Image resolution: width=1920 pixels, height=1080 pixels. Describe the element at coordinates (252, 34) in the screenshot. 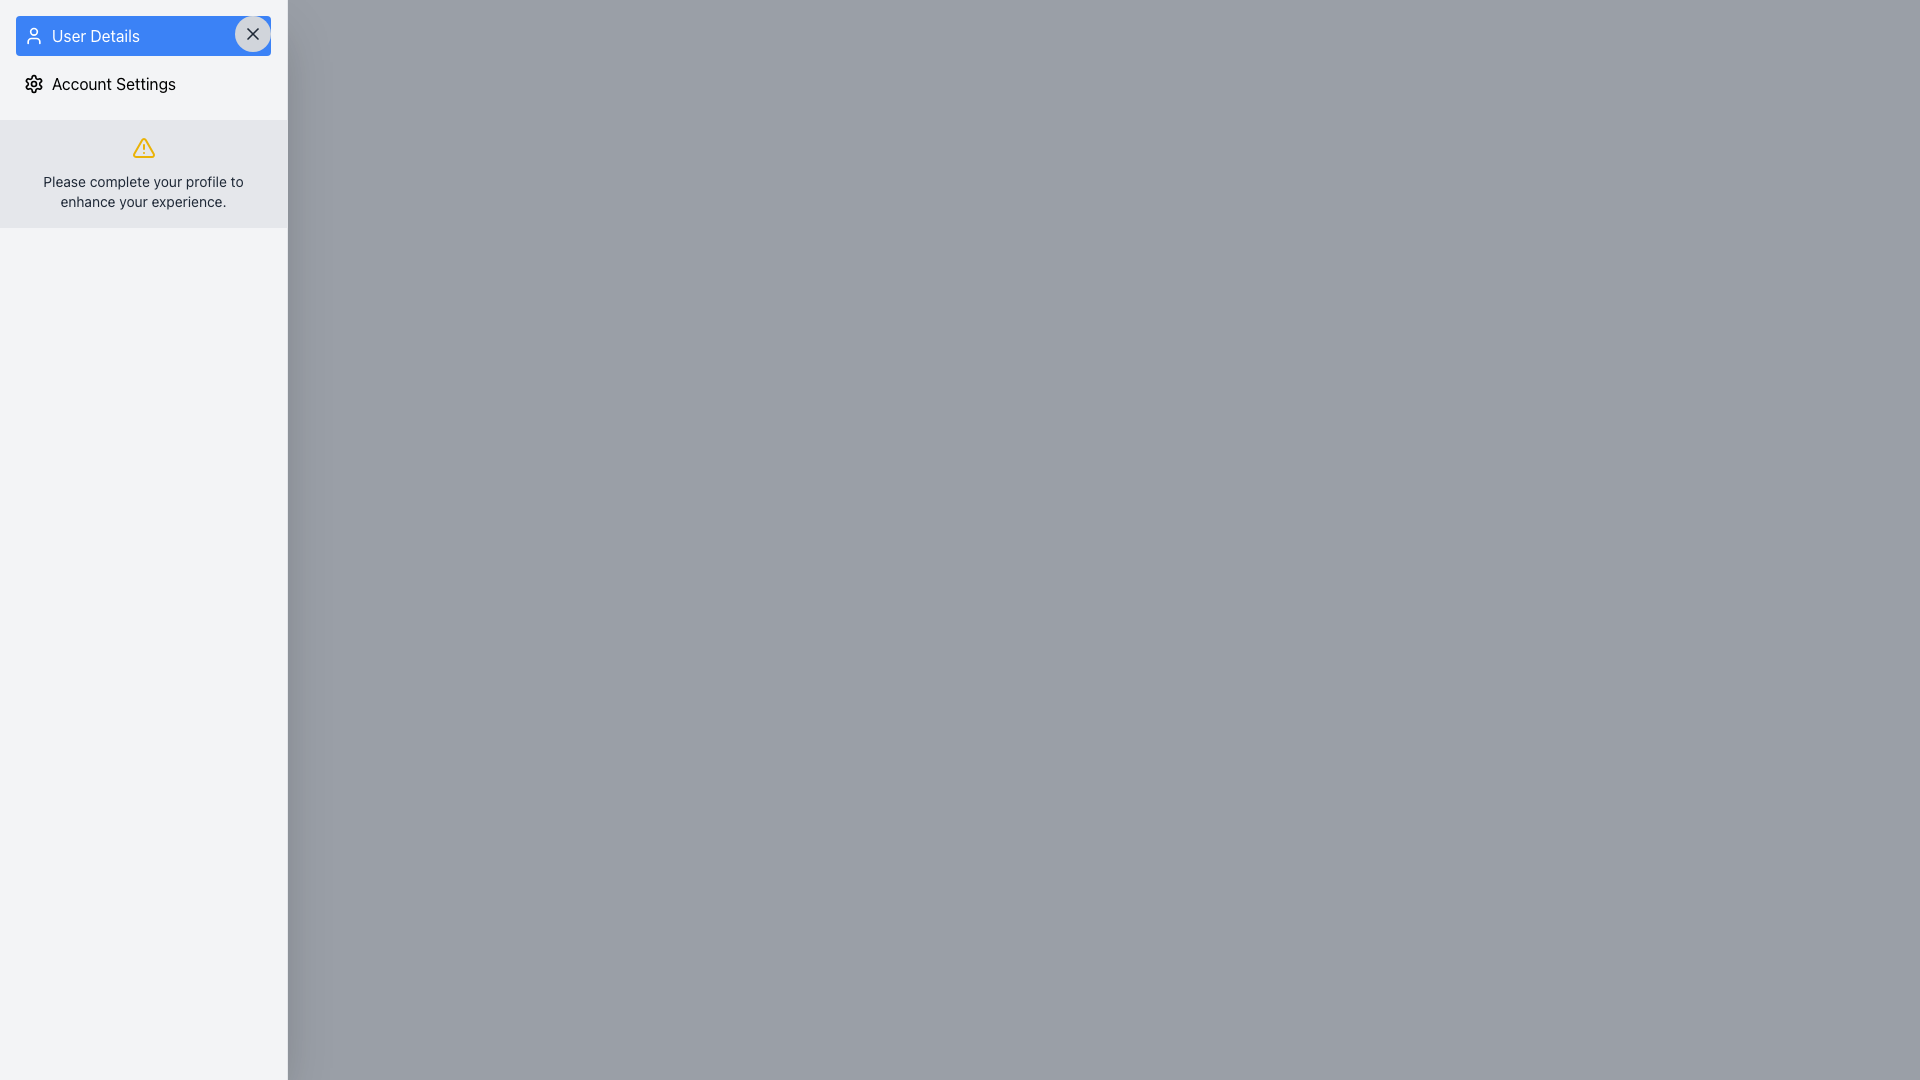

I see `the 'X' icon-based button located in the top right corner of the 'User Details' header section` at that location.